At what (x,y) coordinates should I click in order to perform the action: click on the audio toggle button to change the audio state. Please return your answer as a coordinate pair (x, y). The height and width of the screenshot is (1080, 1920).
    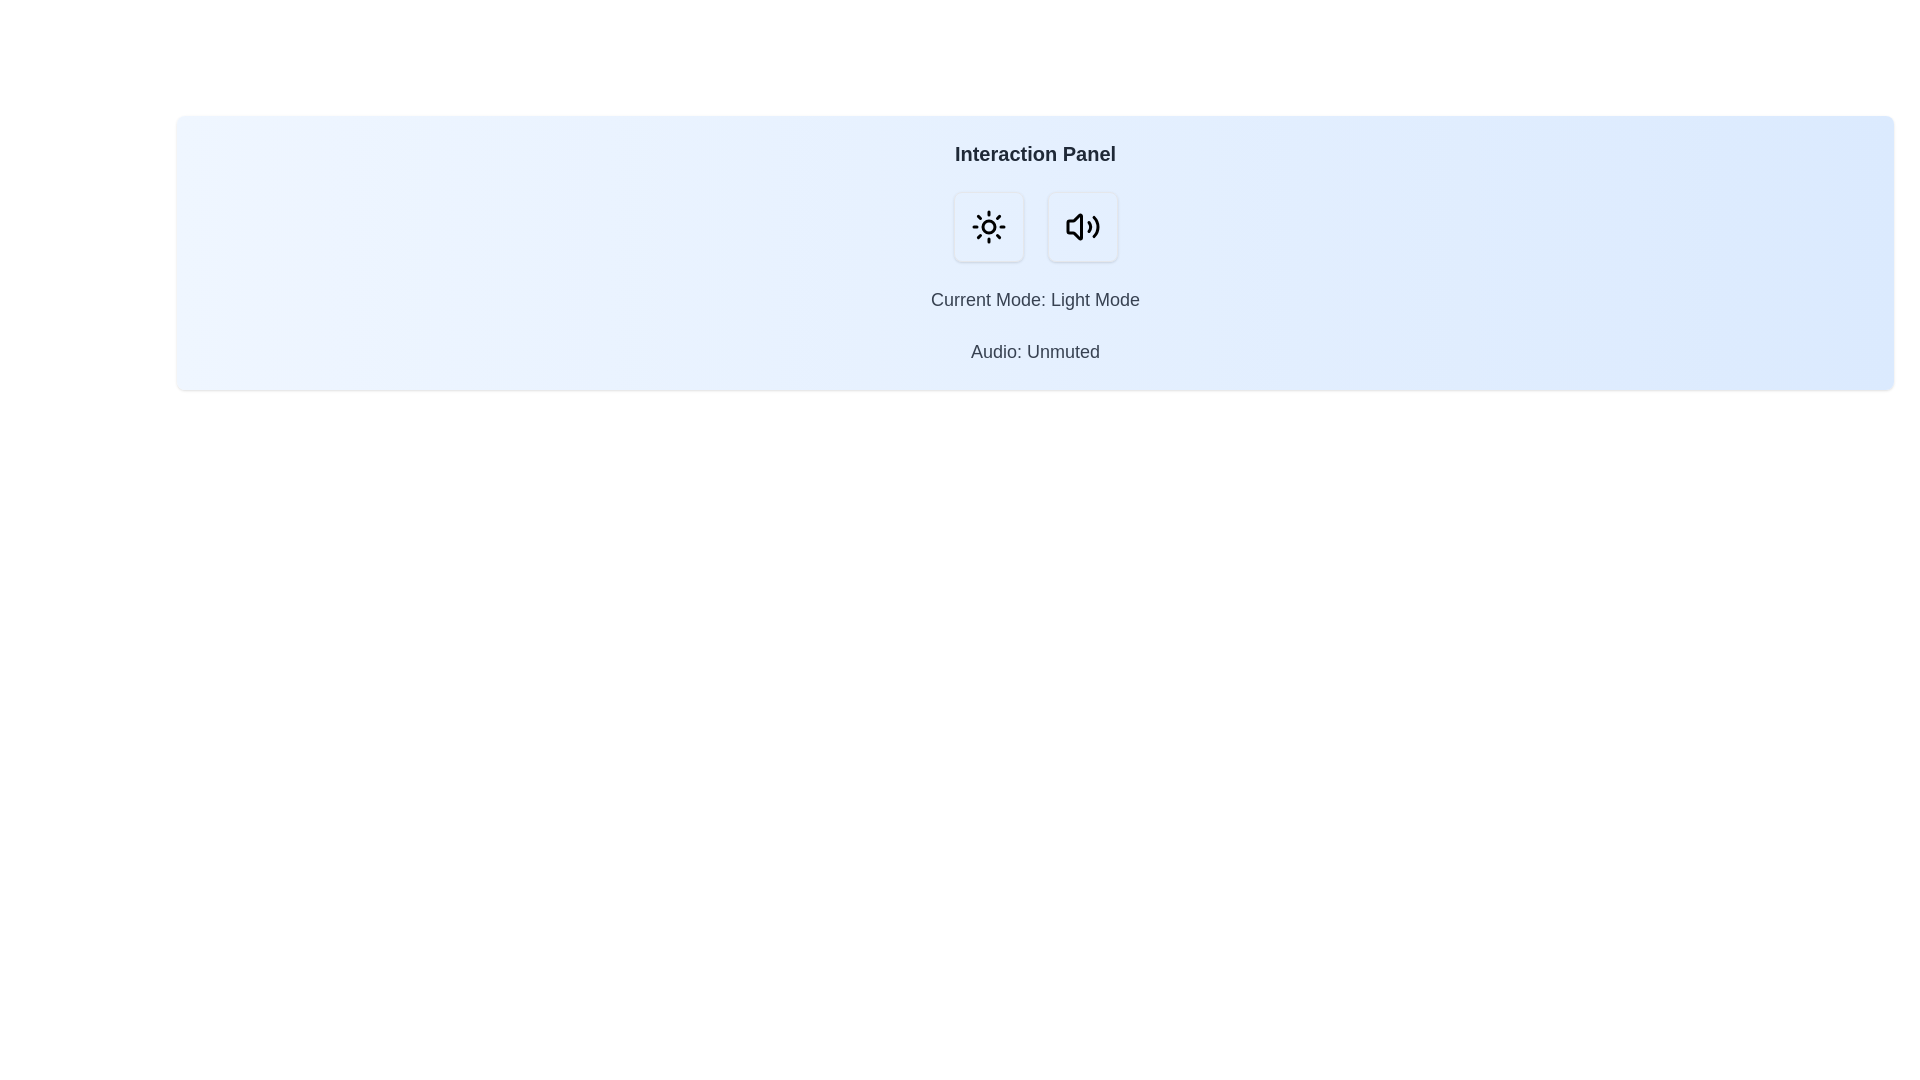
    Looking at the image, I should click on (1081, 226).